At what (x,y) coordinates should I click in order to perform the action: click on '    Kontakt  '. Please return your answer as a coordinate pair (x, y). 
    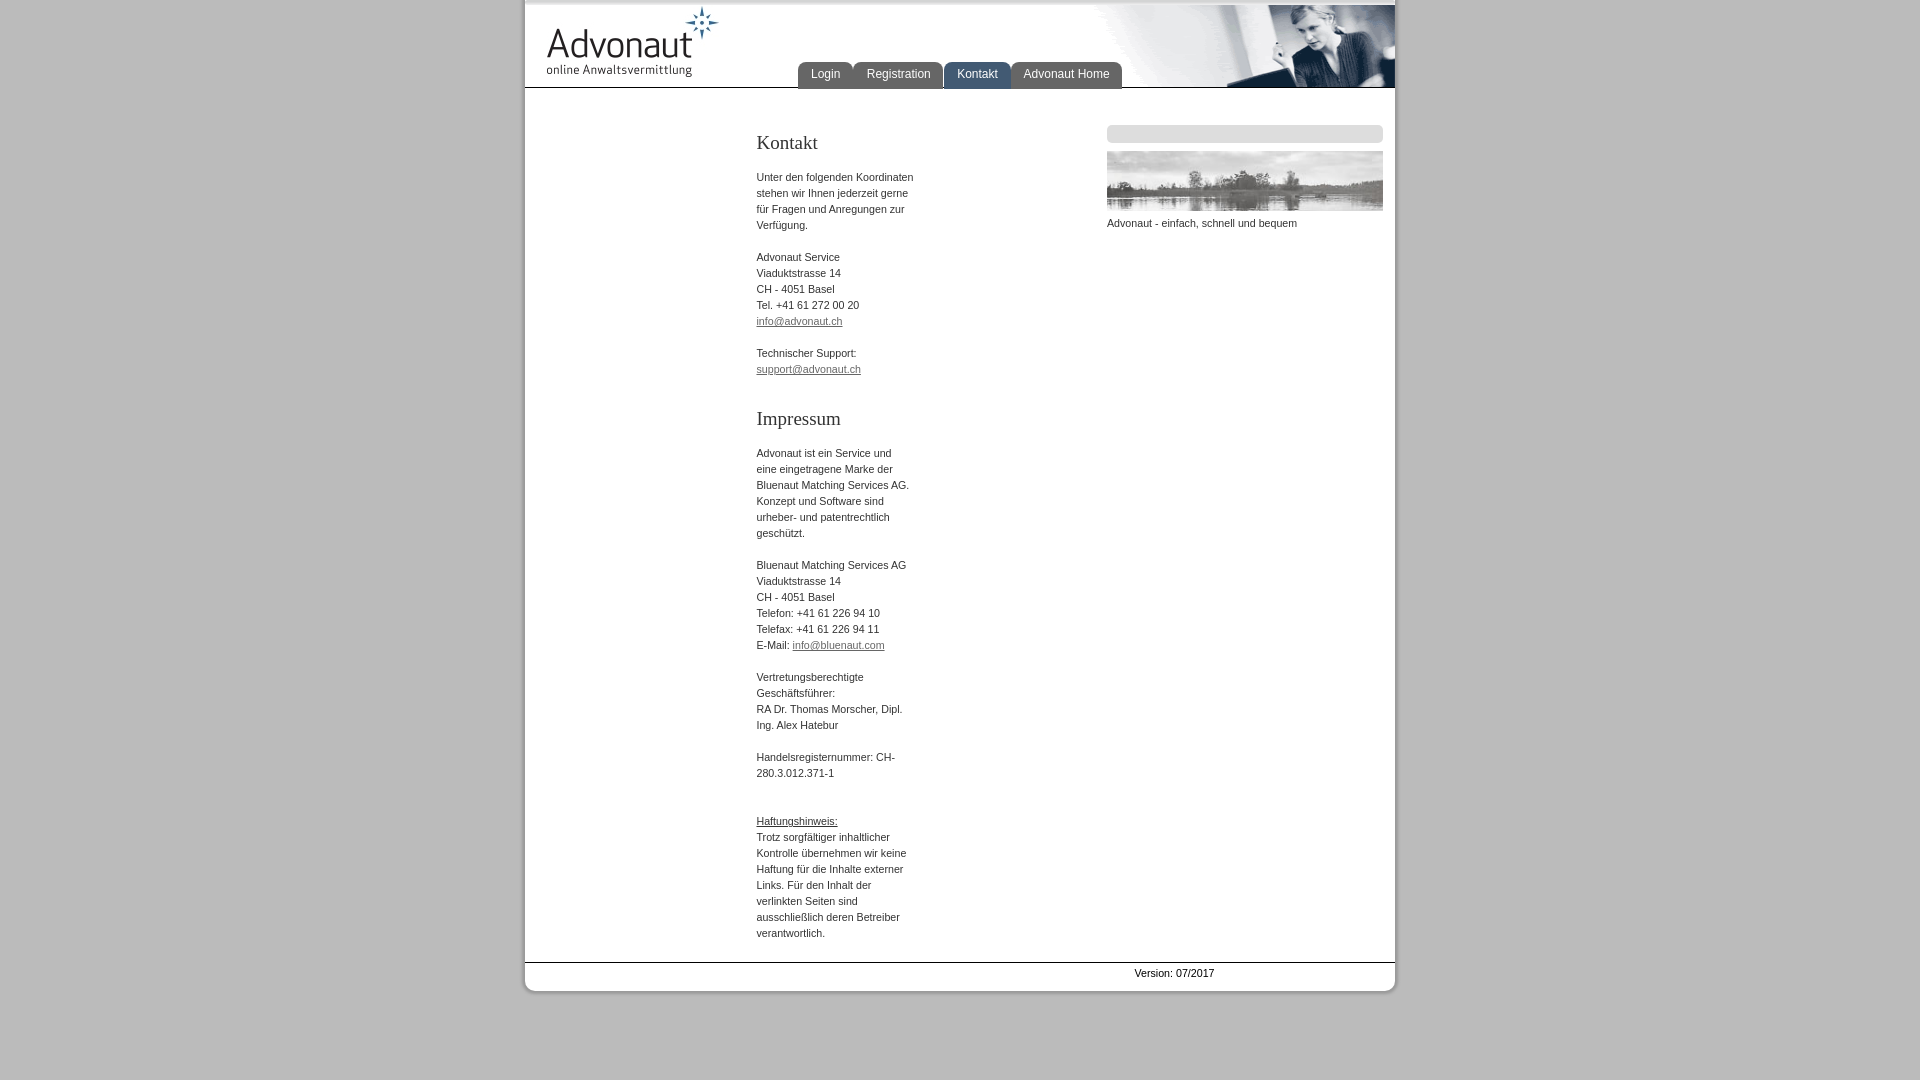
    Looking at the image, I should click on (977, 74).